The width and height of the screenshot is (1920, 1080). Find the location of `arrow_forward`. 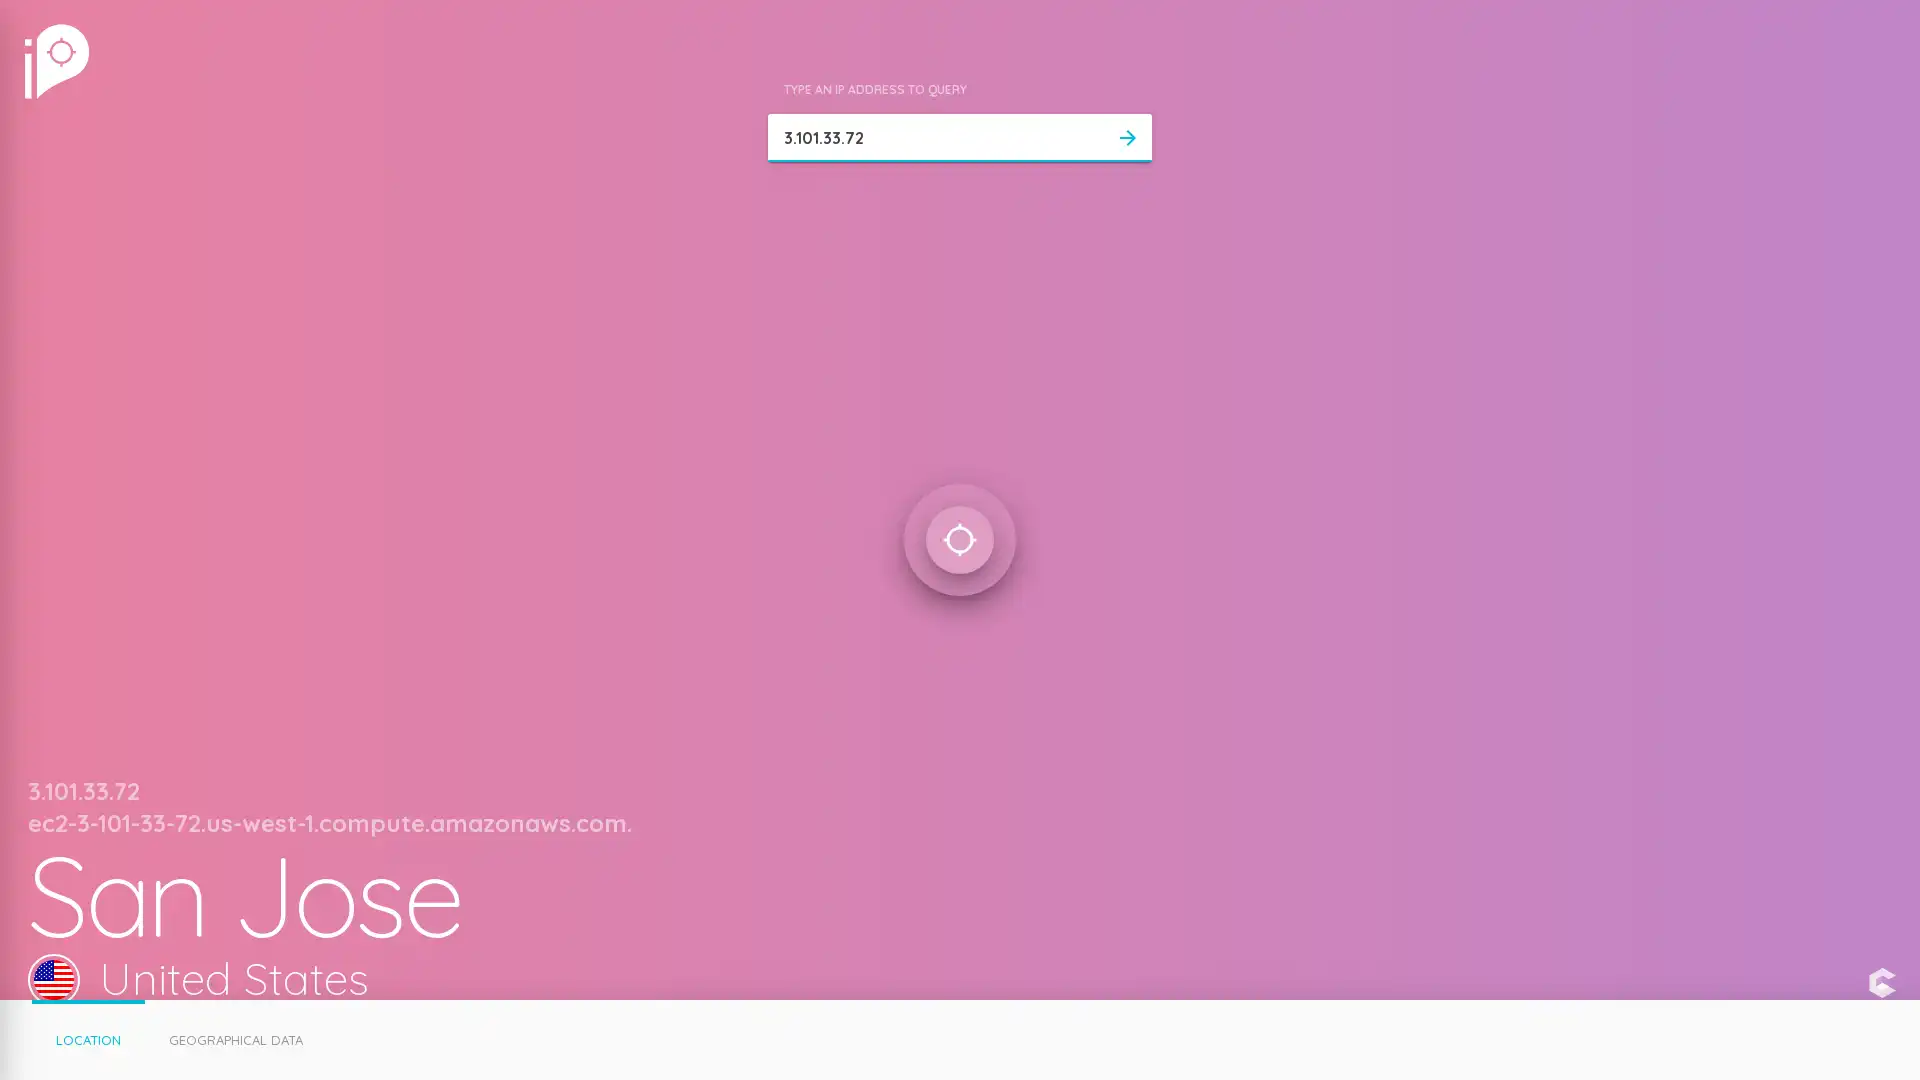

arrow_forward is located at coordinates (1128, 137).